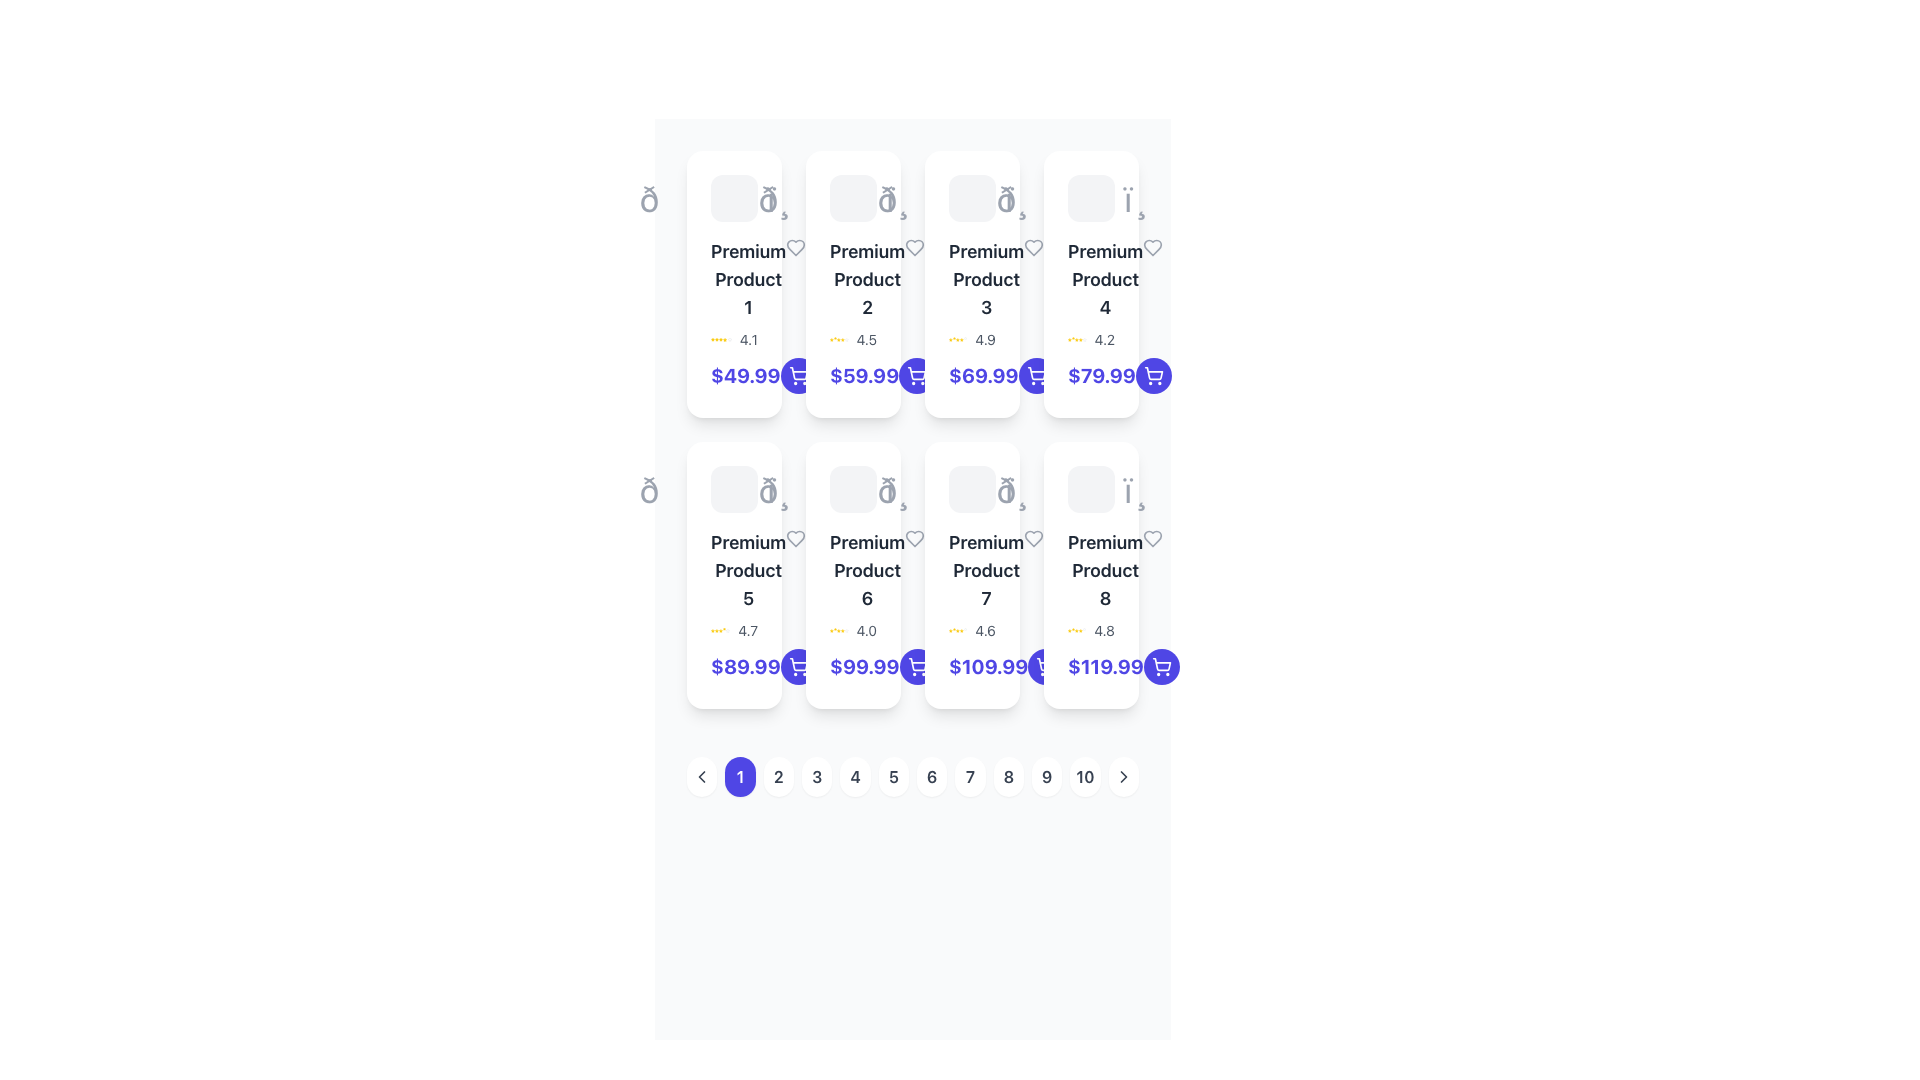 The image size is (1920, 1080). I want to click on the product name 'Premium Product 2' displayed on the product display card in the grid layout, which is the second item in the first row, so click(853, 284).